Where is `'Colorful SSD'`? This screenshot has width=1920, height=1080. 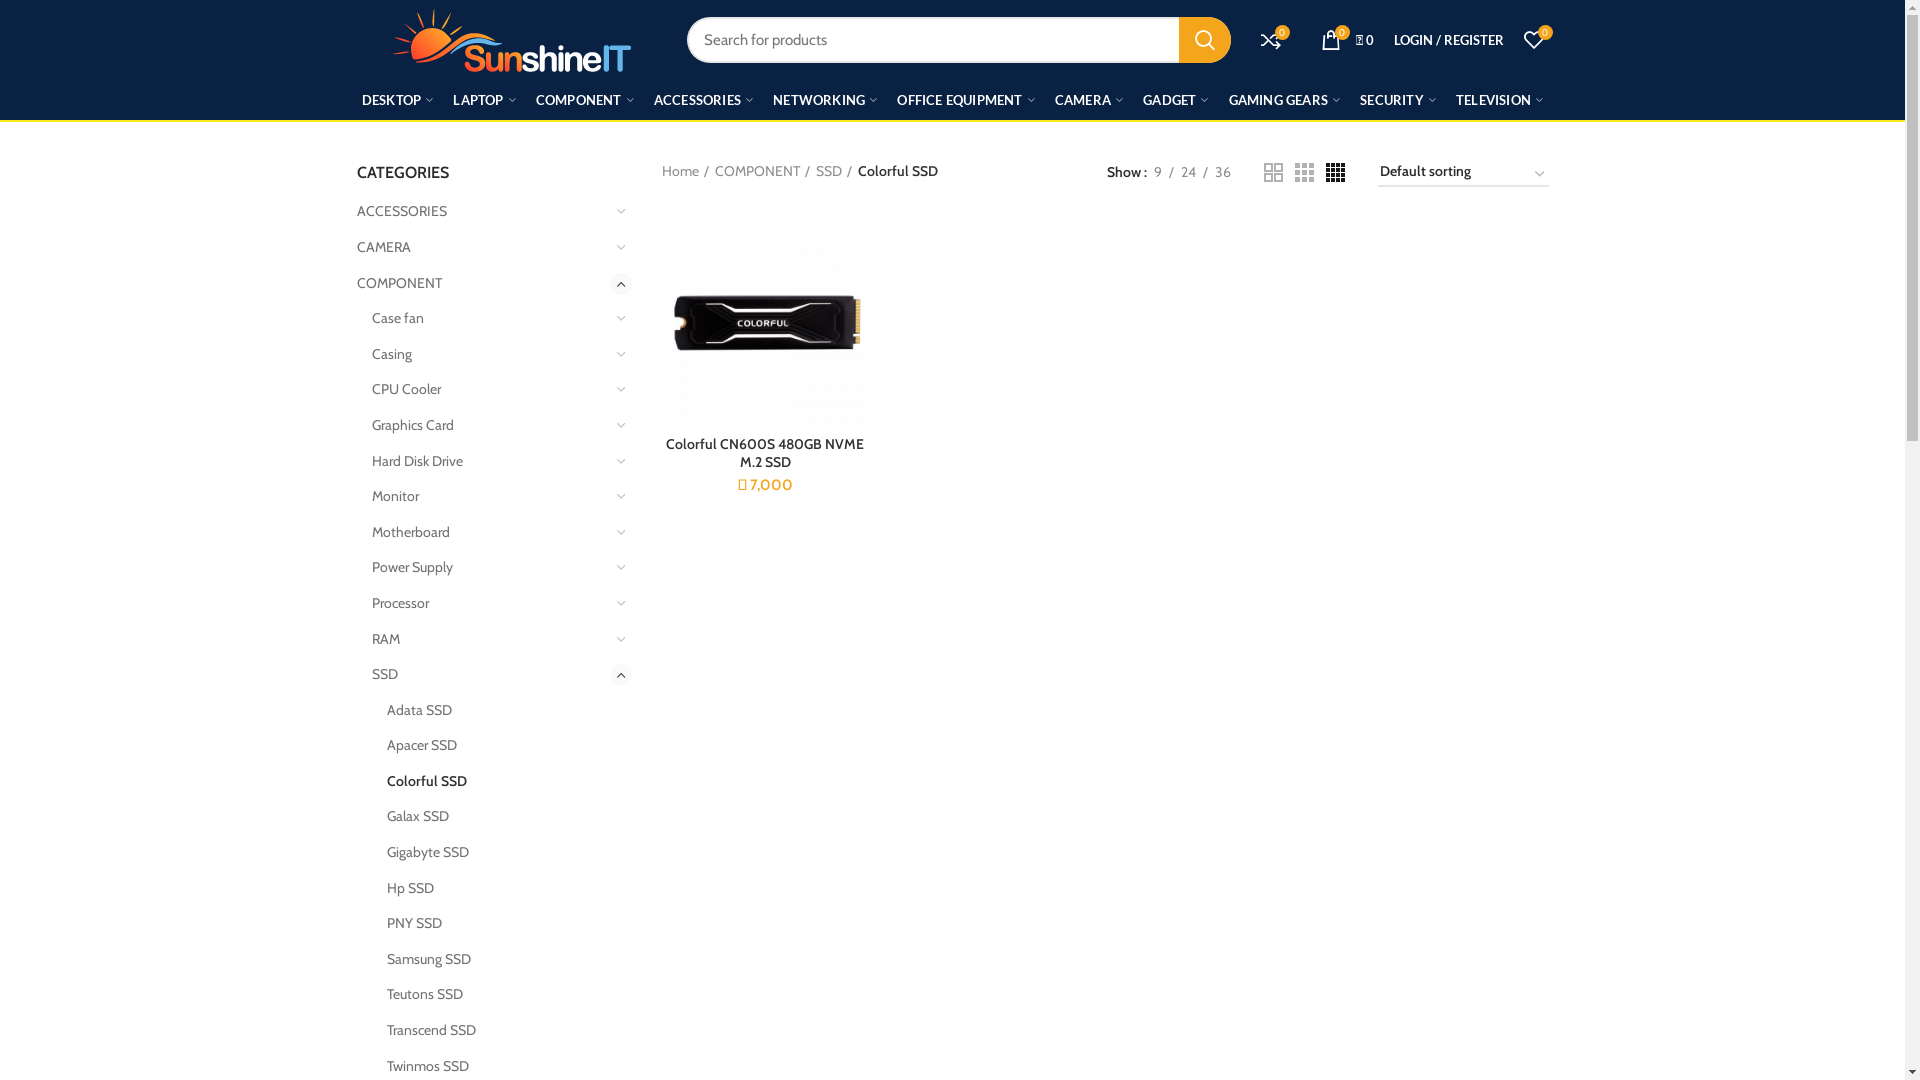
'Colorful SSD' is located at coordinates (385, 781).